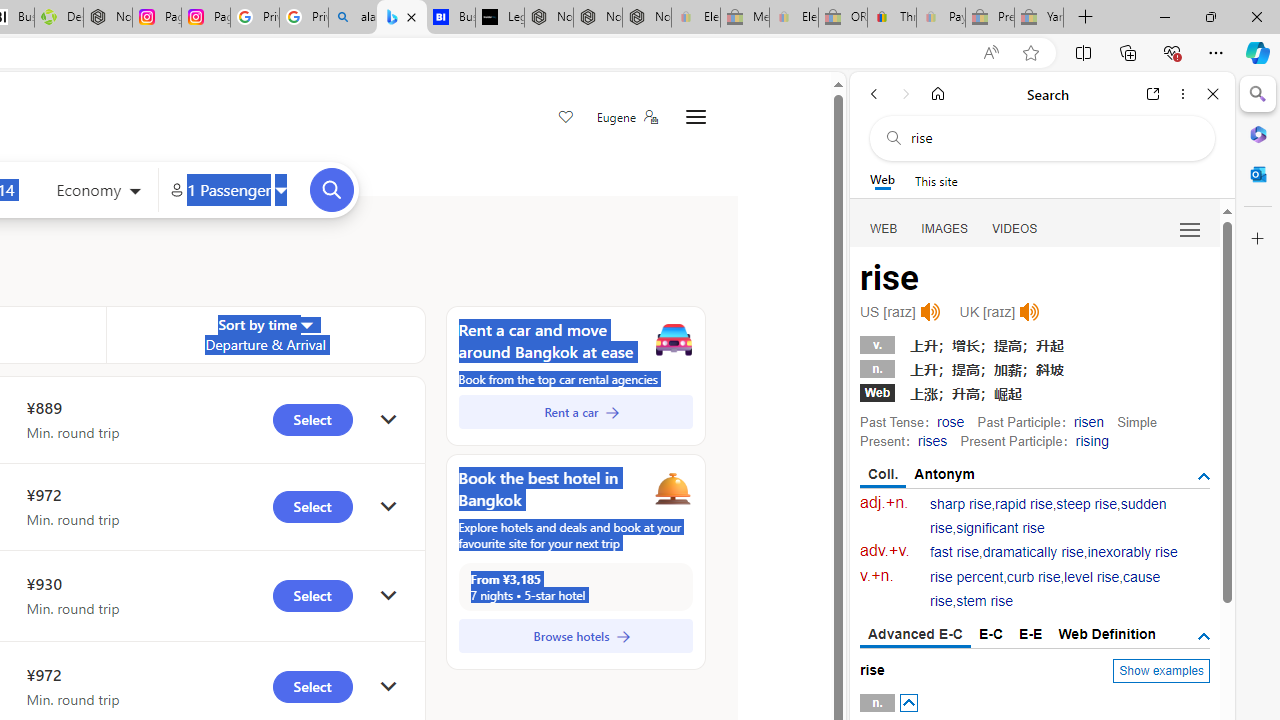 The height and width of the screenshot is (720, 1280). I want to click on 'click to get details', so click(388, 686).